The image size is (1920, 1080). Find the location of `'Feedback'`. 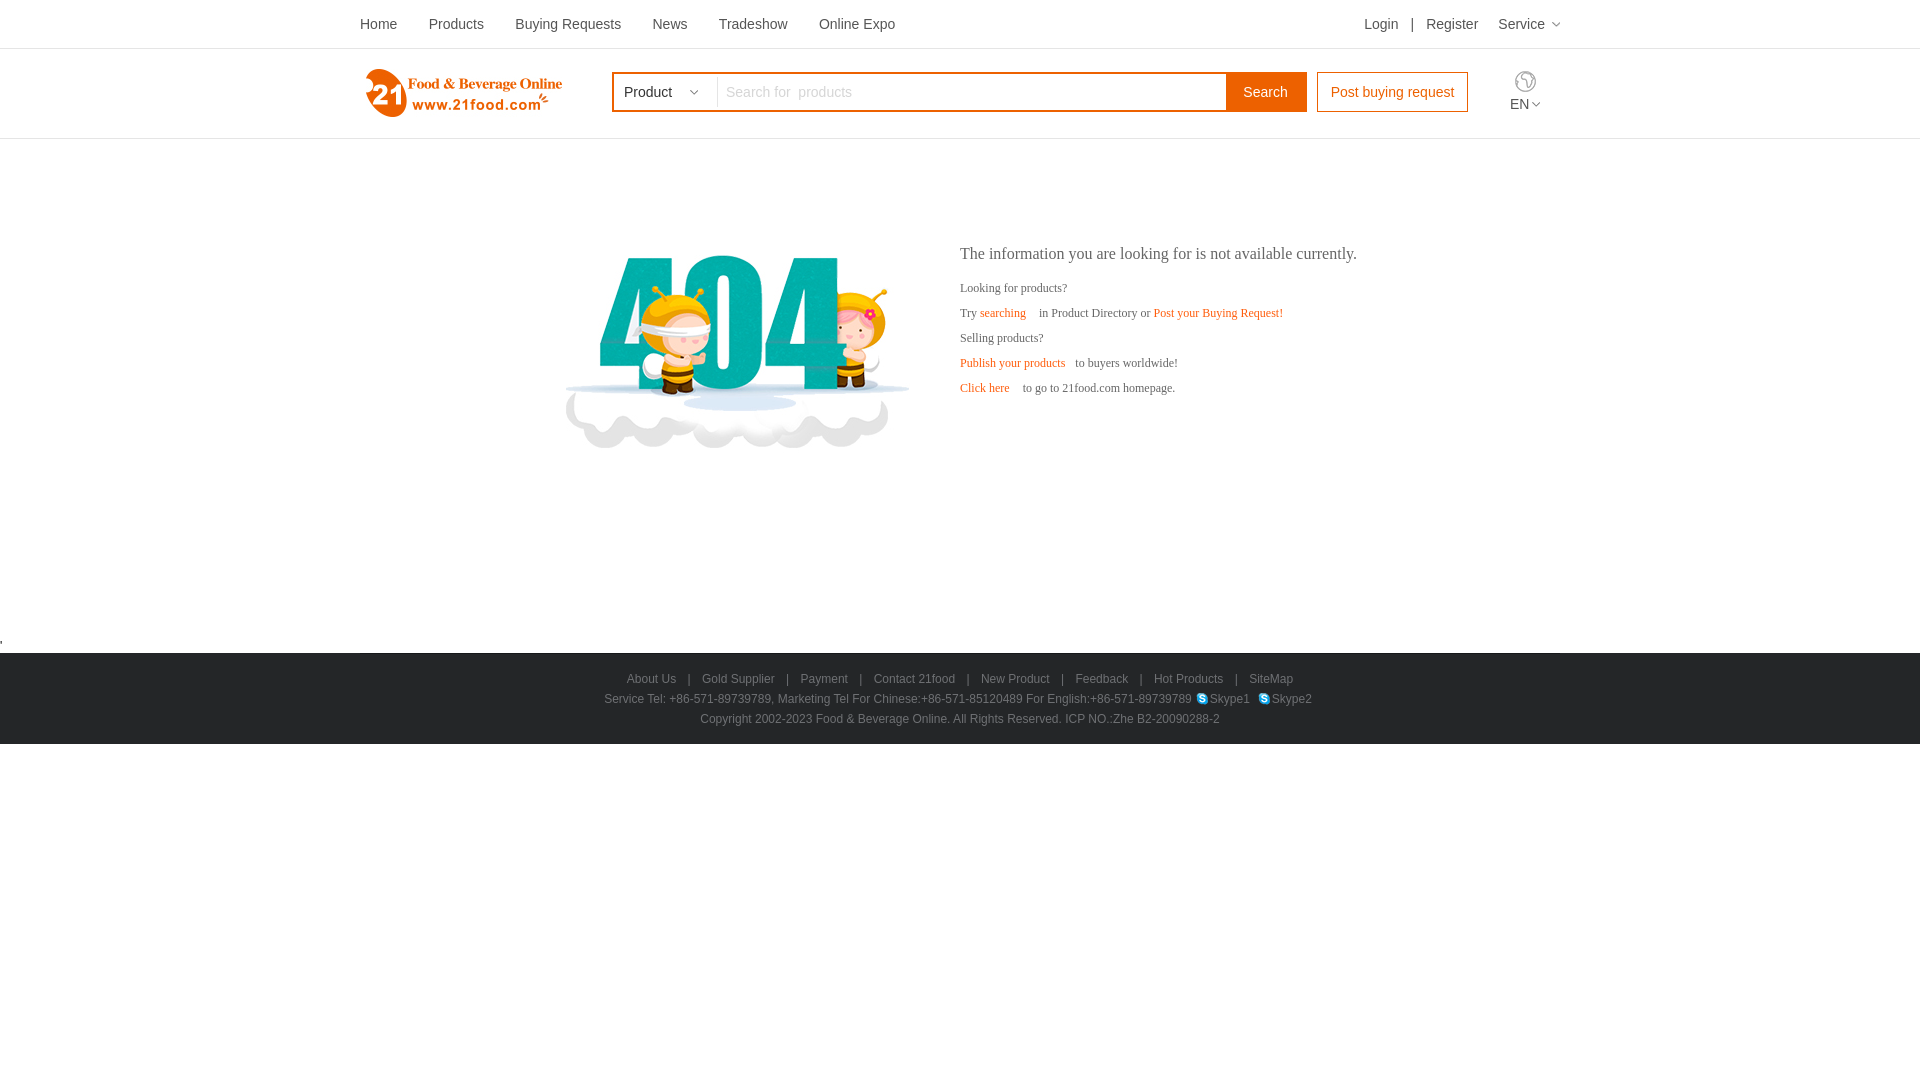

'Feedback' is located at coordinates (1100, 677).